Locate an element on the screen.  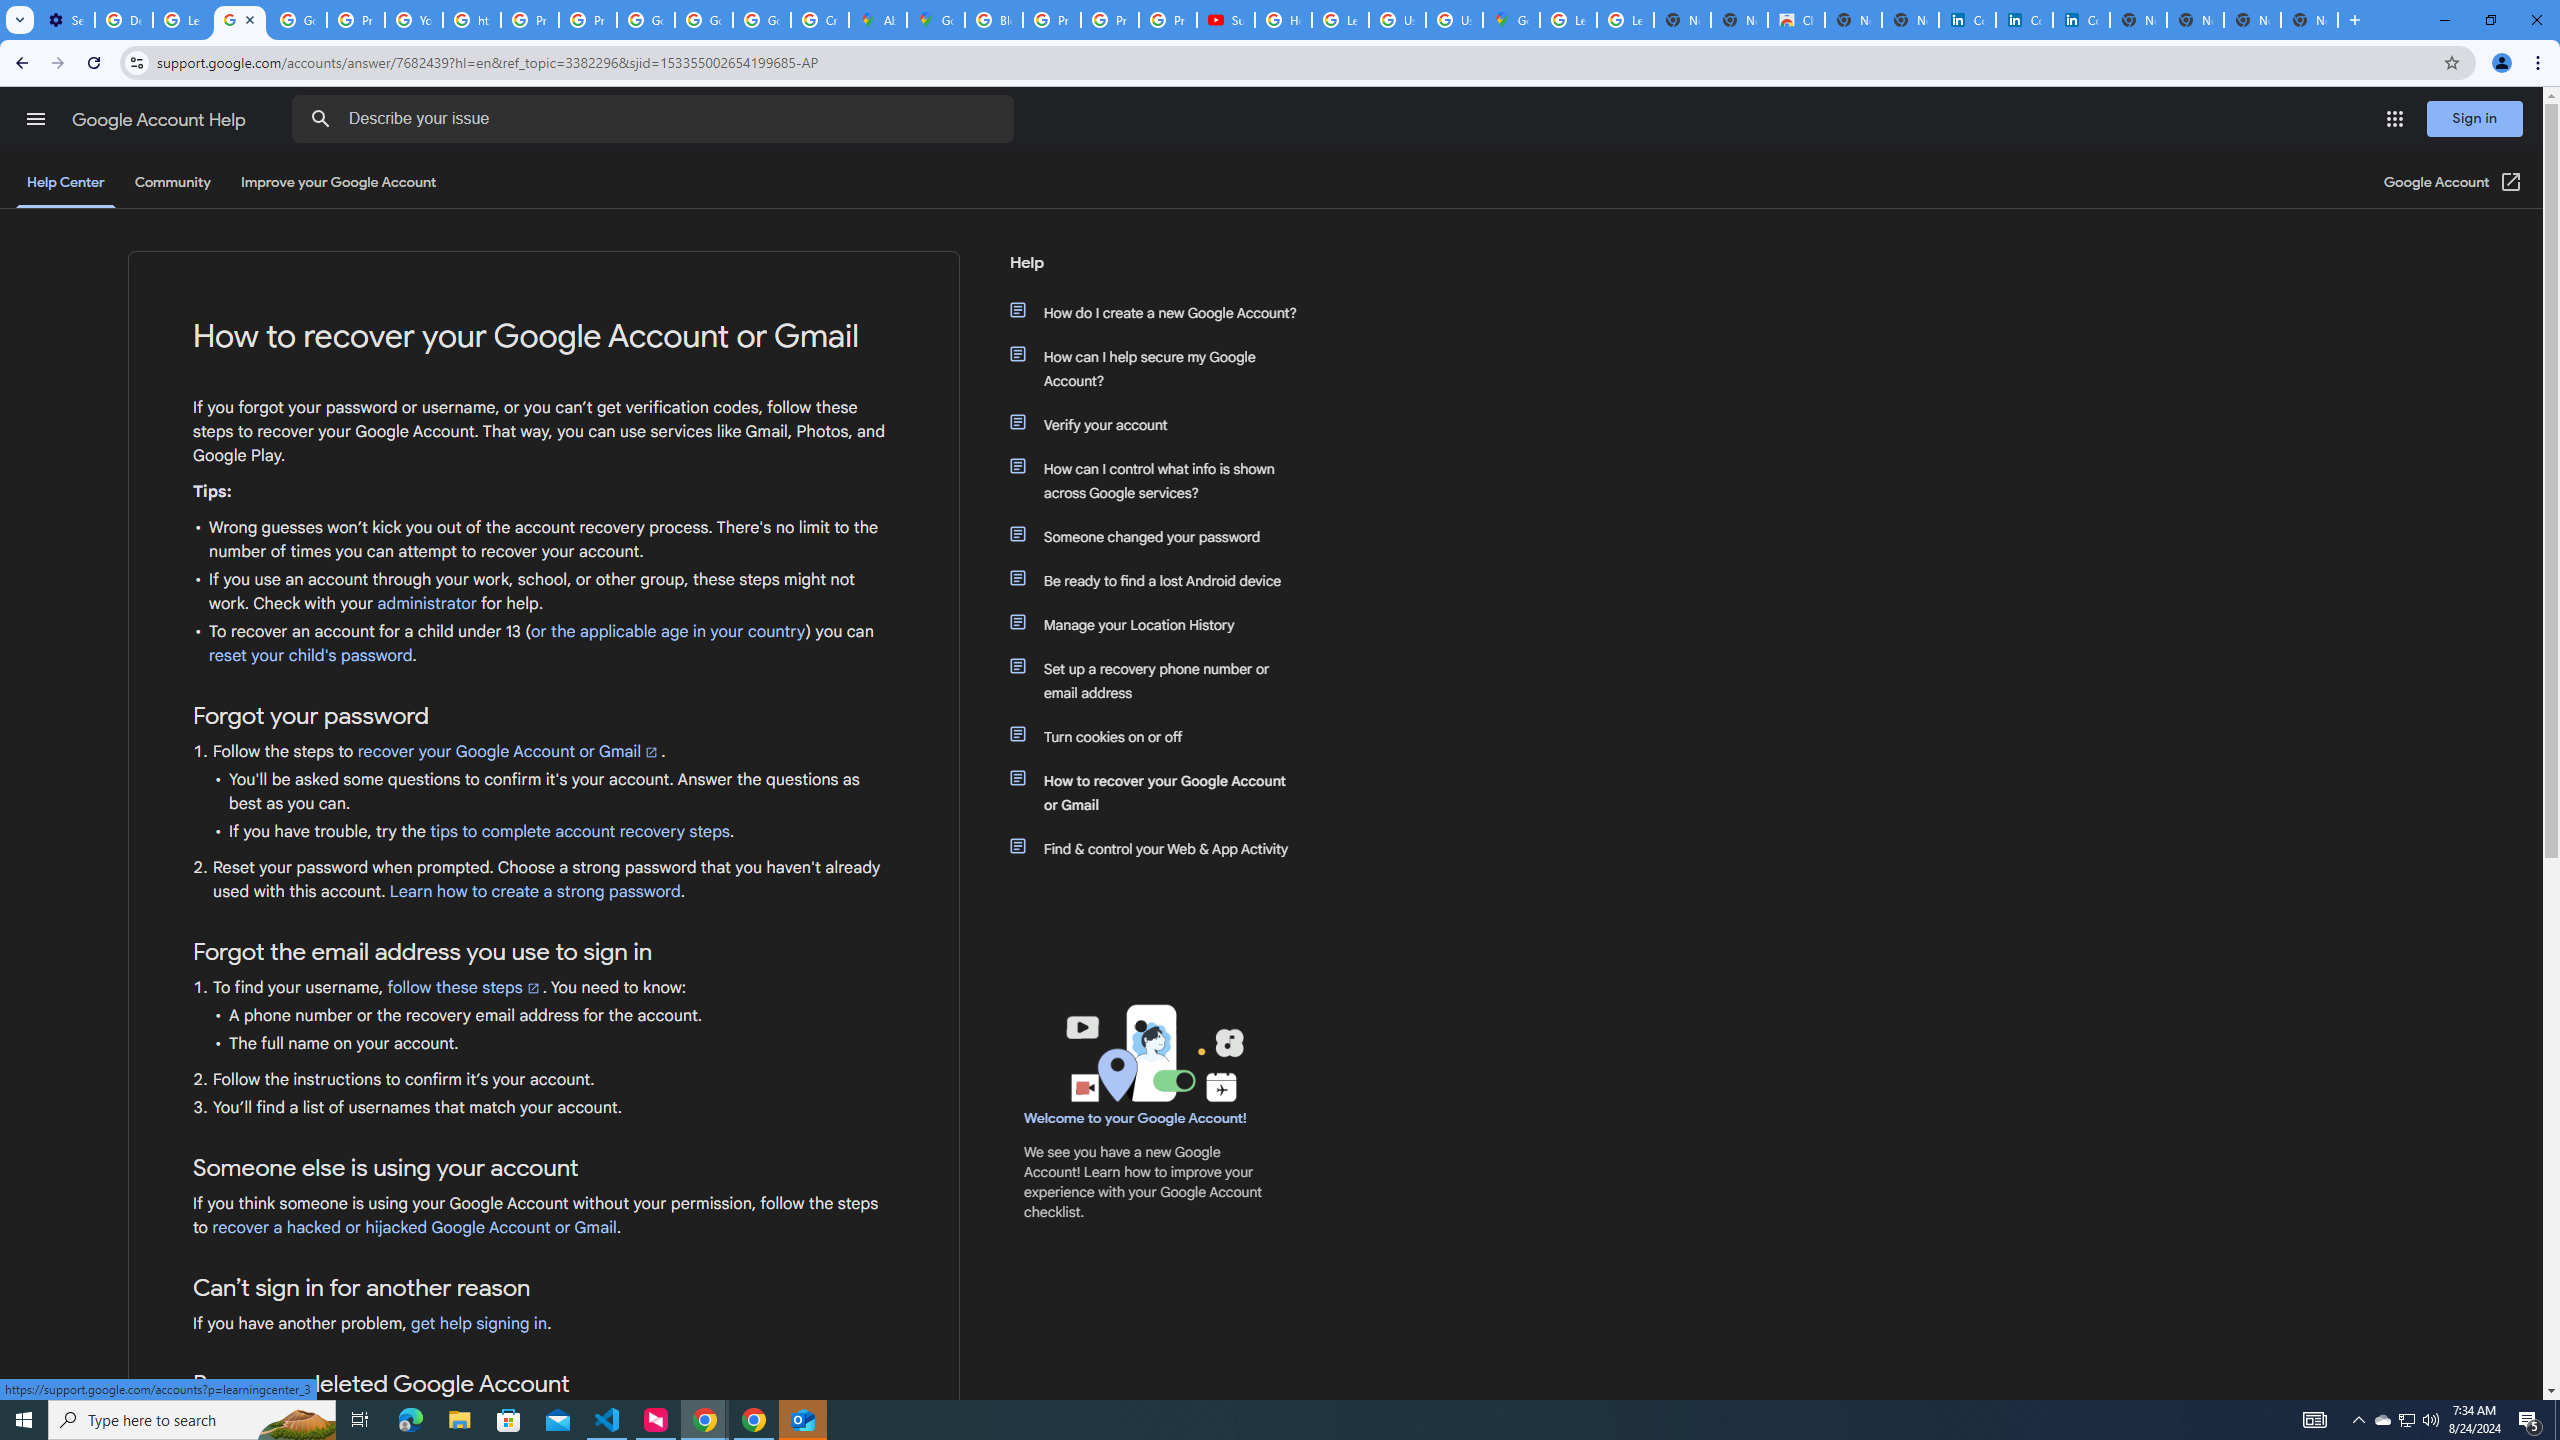
'Find & control your Web & App Activity' is located at coordinates (1162, 847).